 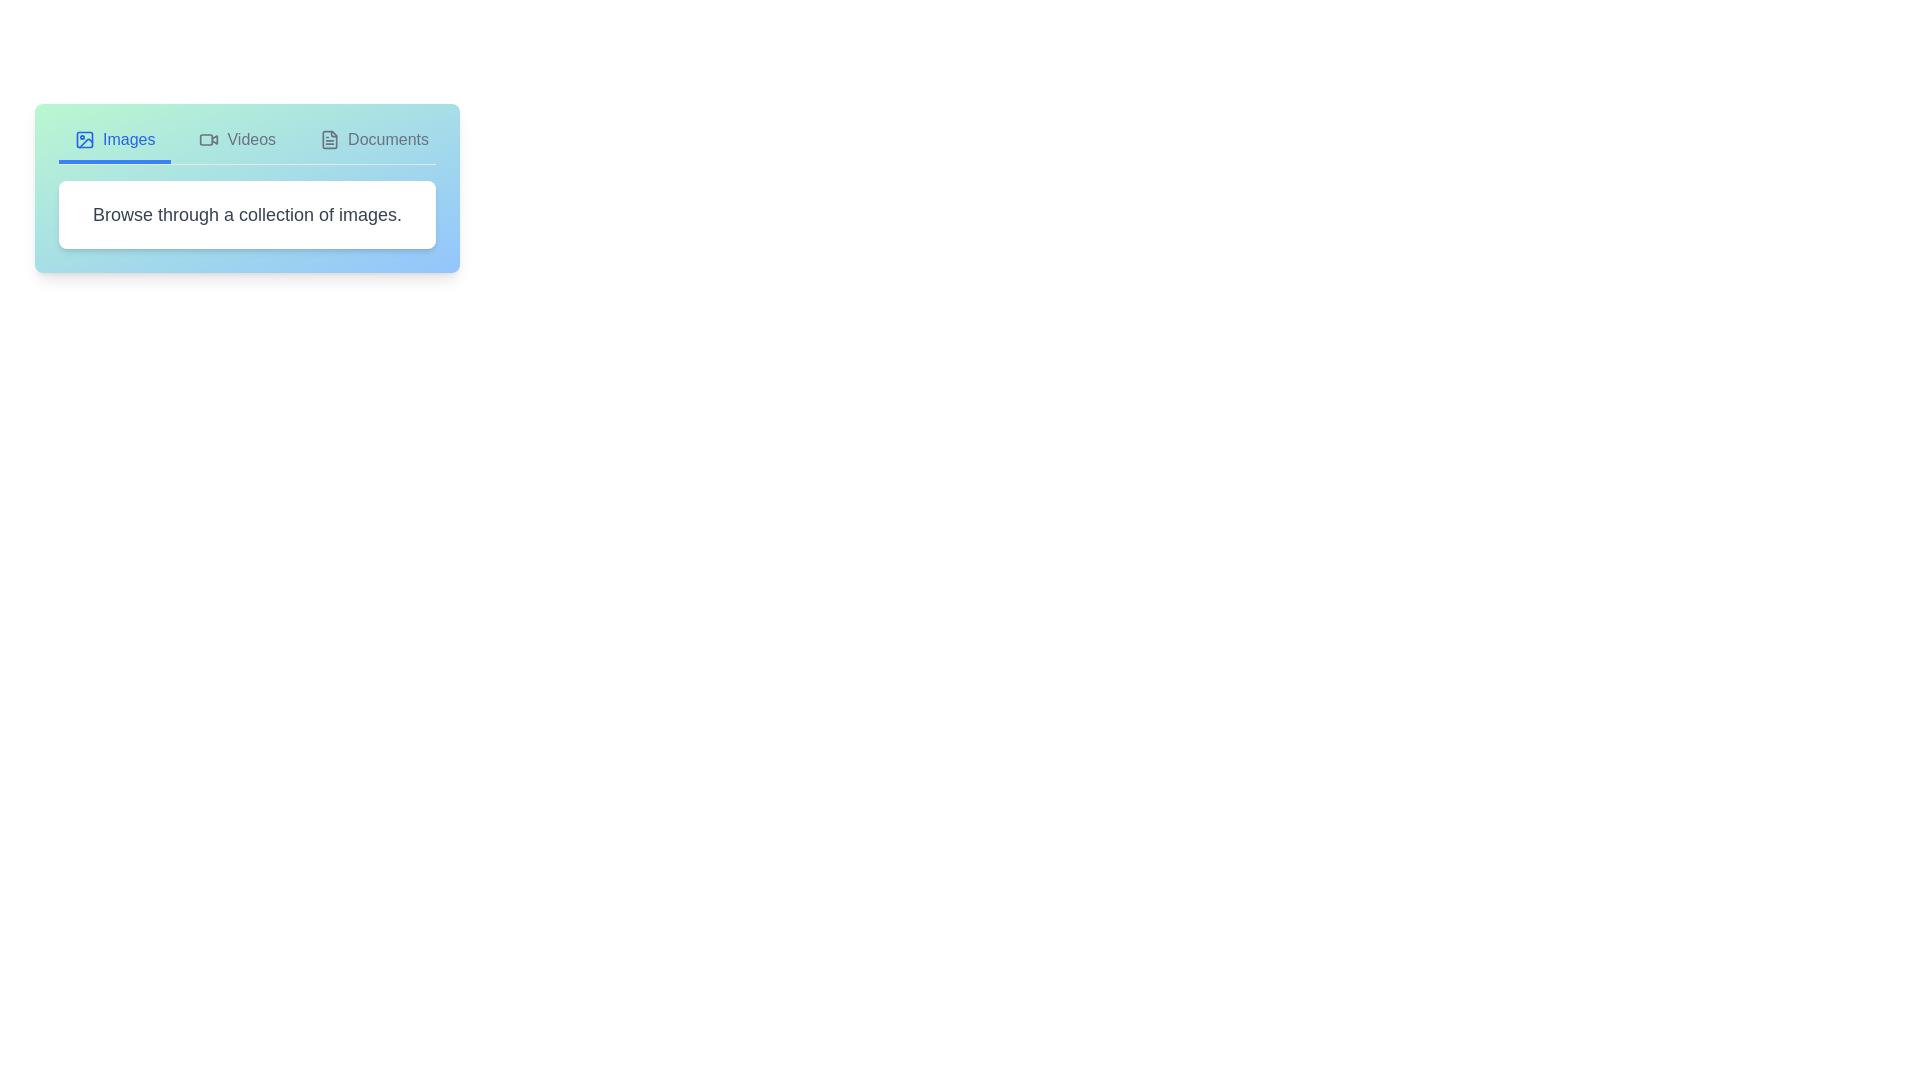 What do you see at coordinates (236, 145) in the screenshot?
I see `the Videos tab to switch to the corresponding view` at bounding box center [236, 145].